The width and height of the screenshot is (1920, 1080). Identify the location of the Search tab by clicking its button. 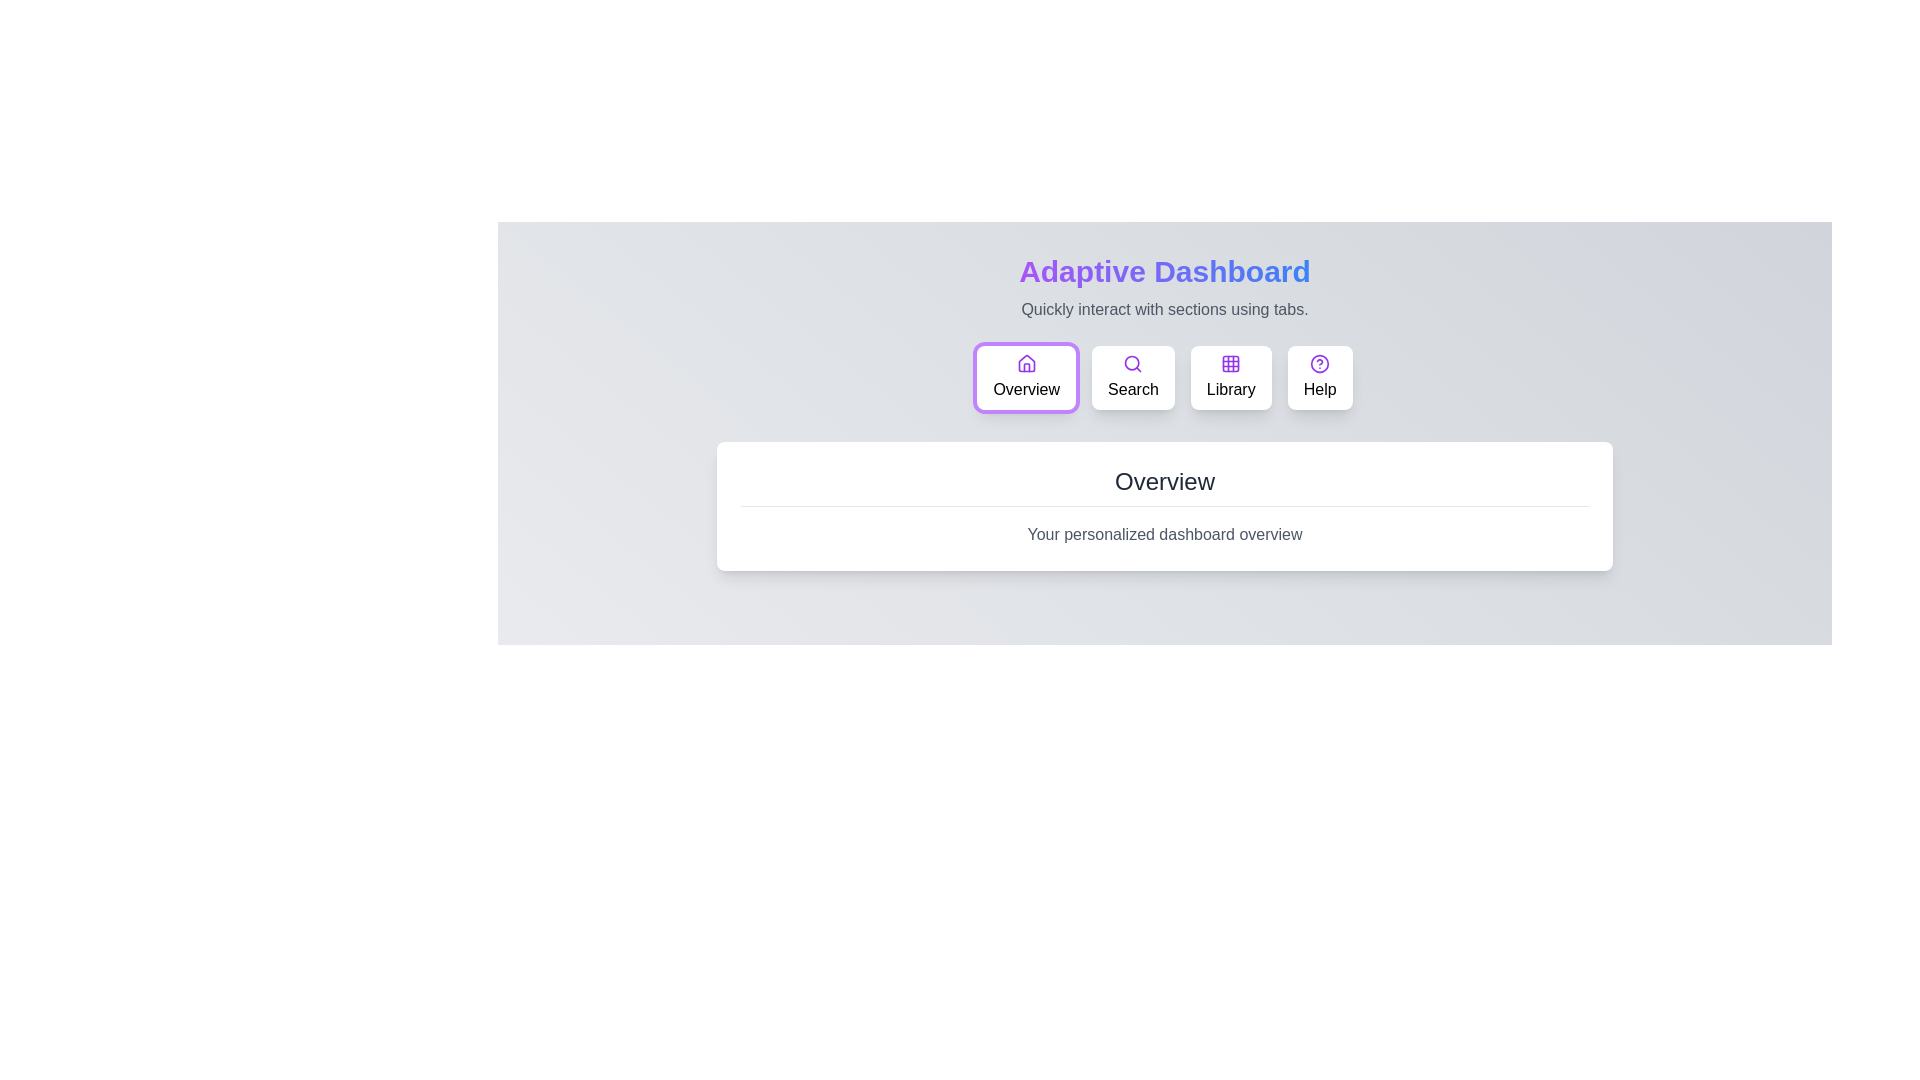
(1133, 378).